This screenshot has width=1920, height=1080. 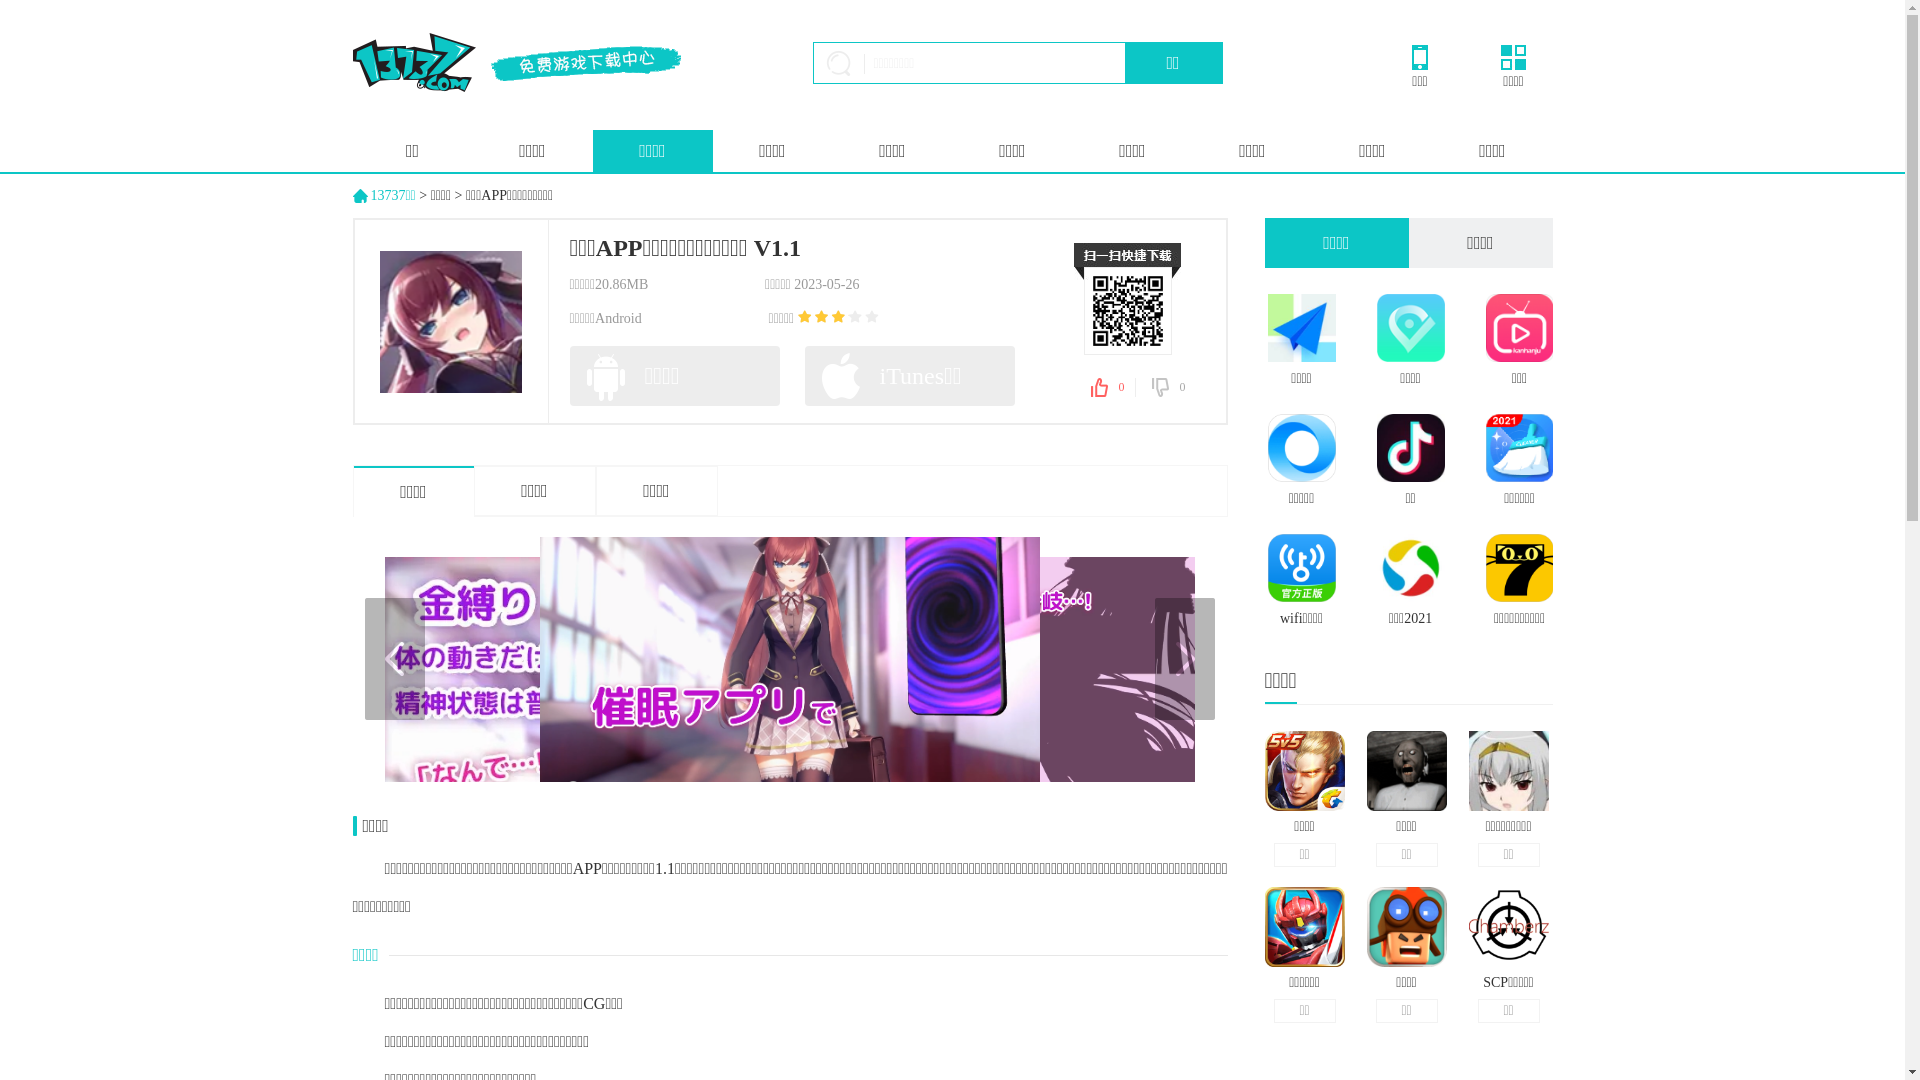 I want to click on '0', so click(x=1111, y=387).